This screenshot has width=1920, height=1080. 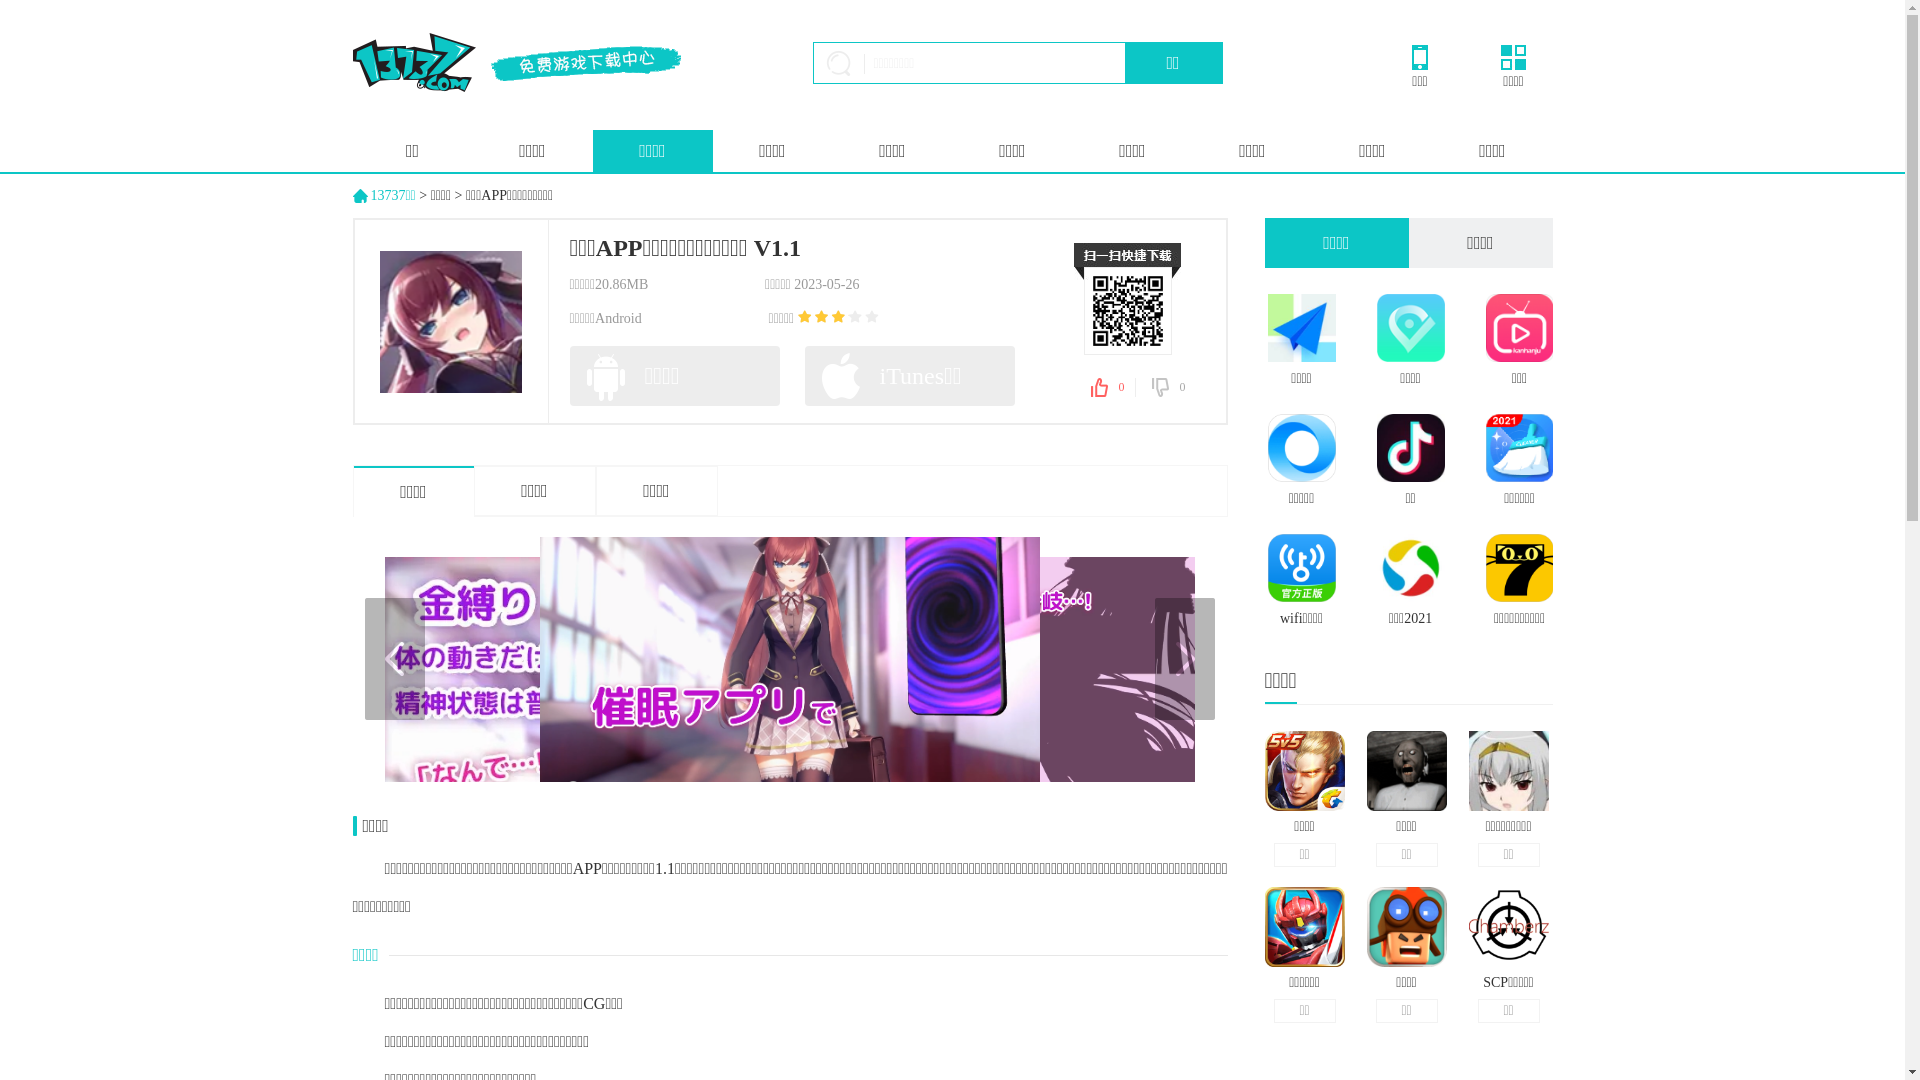 I want to click on '0', so click(x=1111, y=387).